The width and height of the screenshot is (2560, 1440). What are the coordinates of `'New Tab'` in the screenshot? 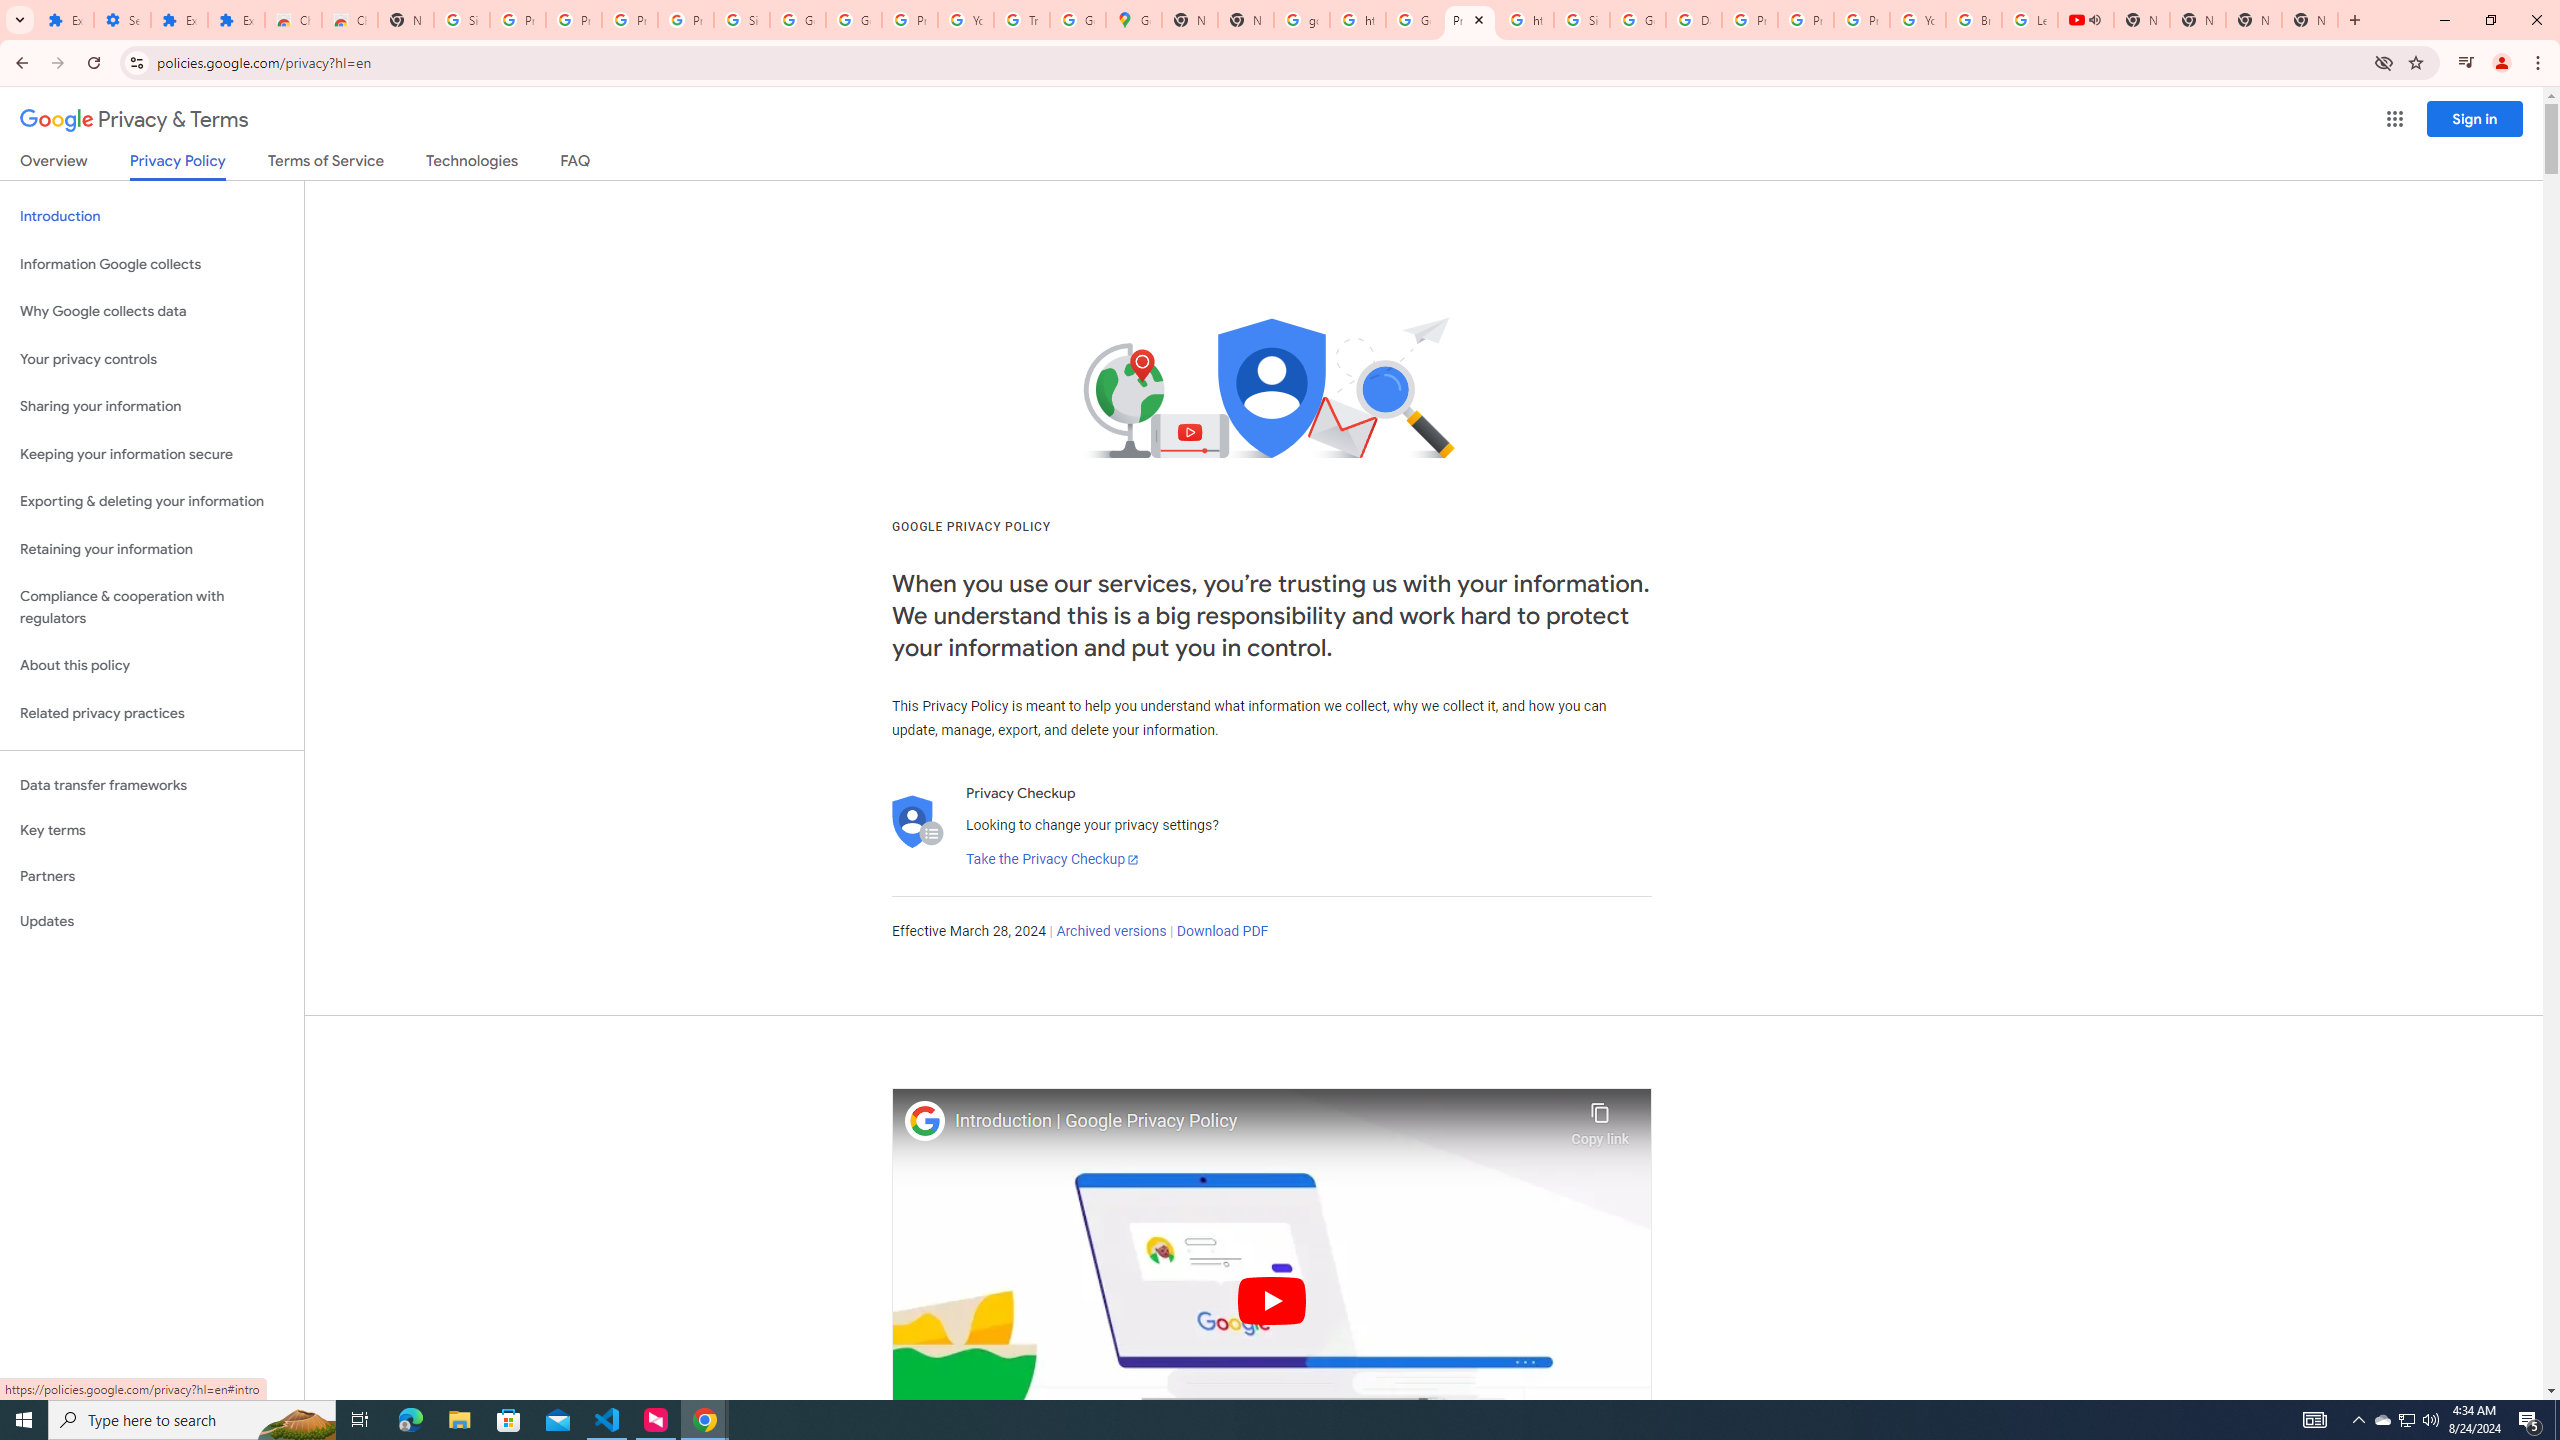 It's located at (2310, 19).